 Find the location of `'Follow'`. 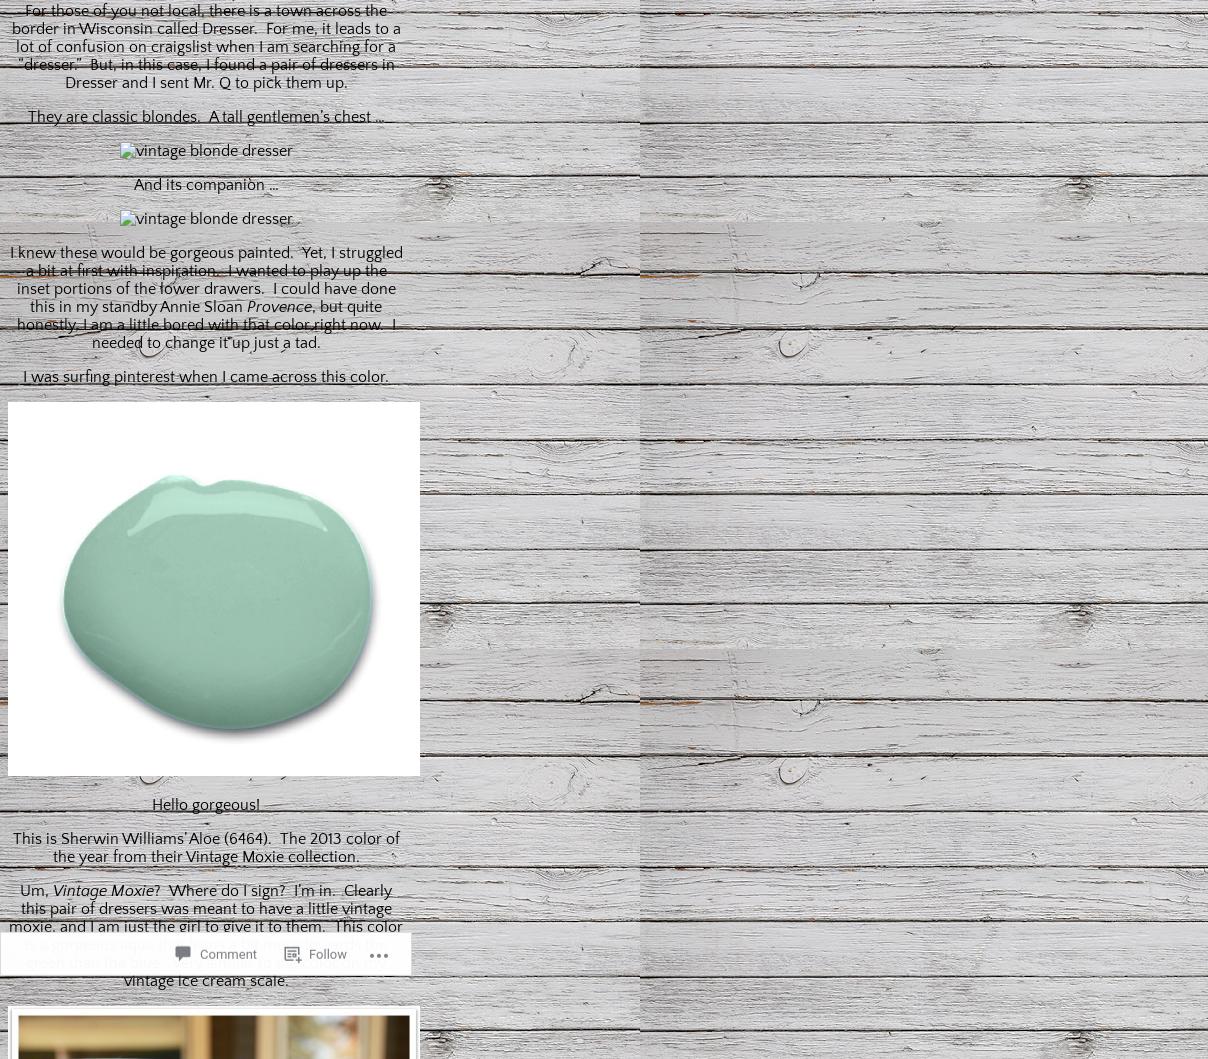

'Follow' is located at coordinates (326, 919).